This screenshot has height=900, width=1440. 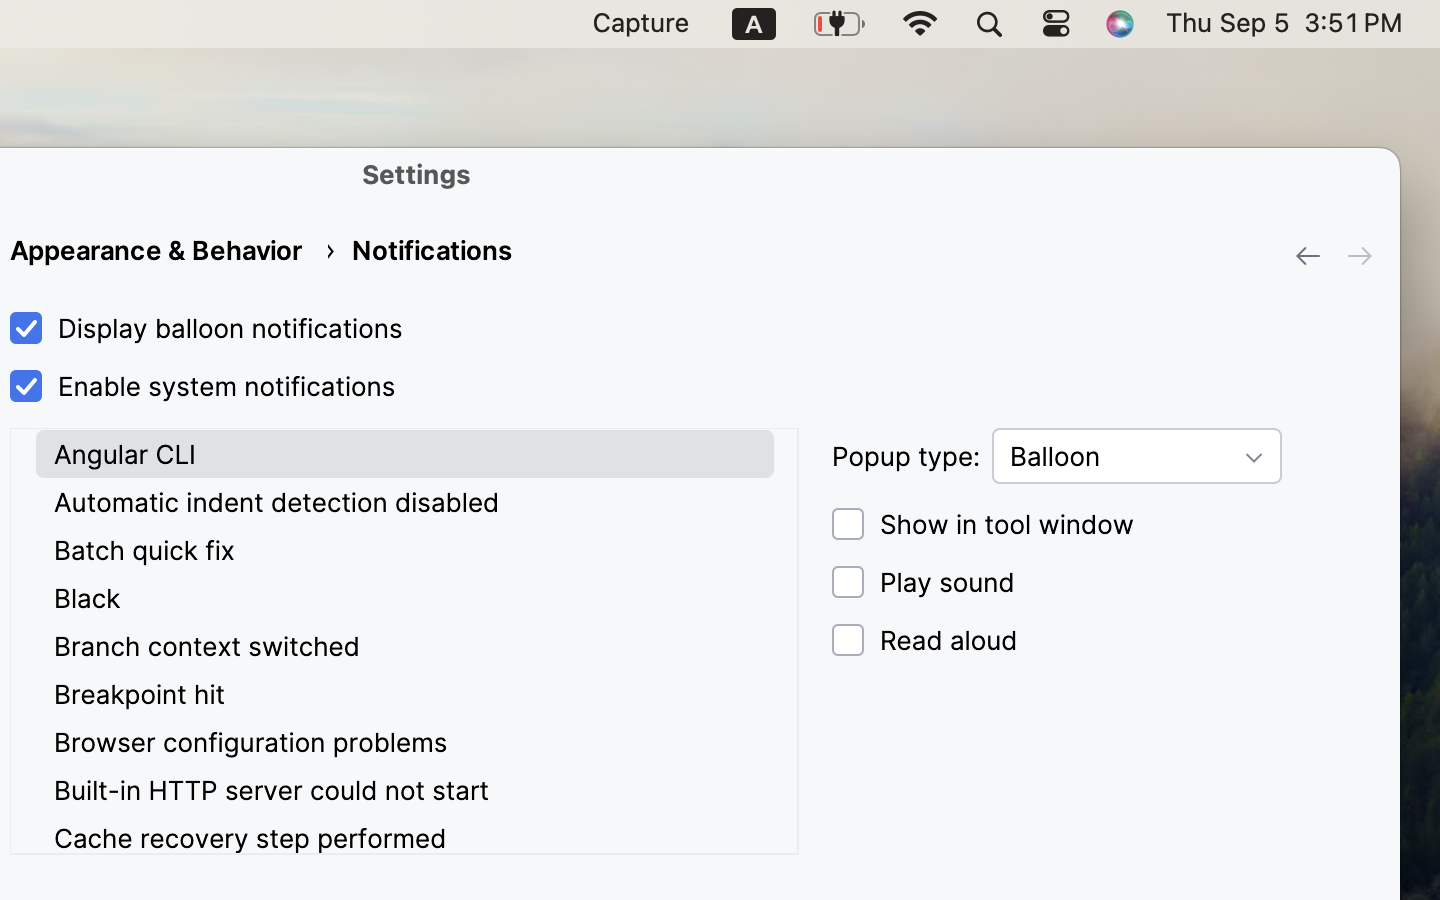 I want to click on 'Popup type:', so click(x=906, y=456).